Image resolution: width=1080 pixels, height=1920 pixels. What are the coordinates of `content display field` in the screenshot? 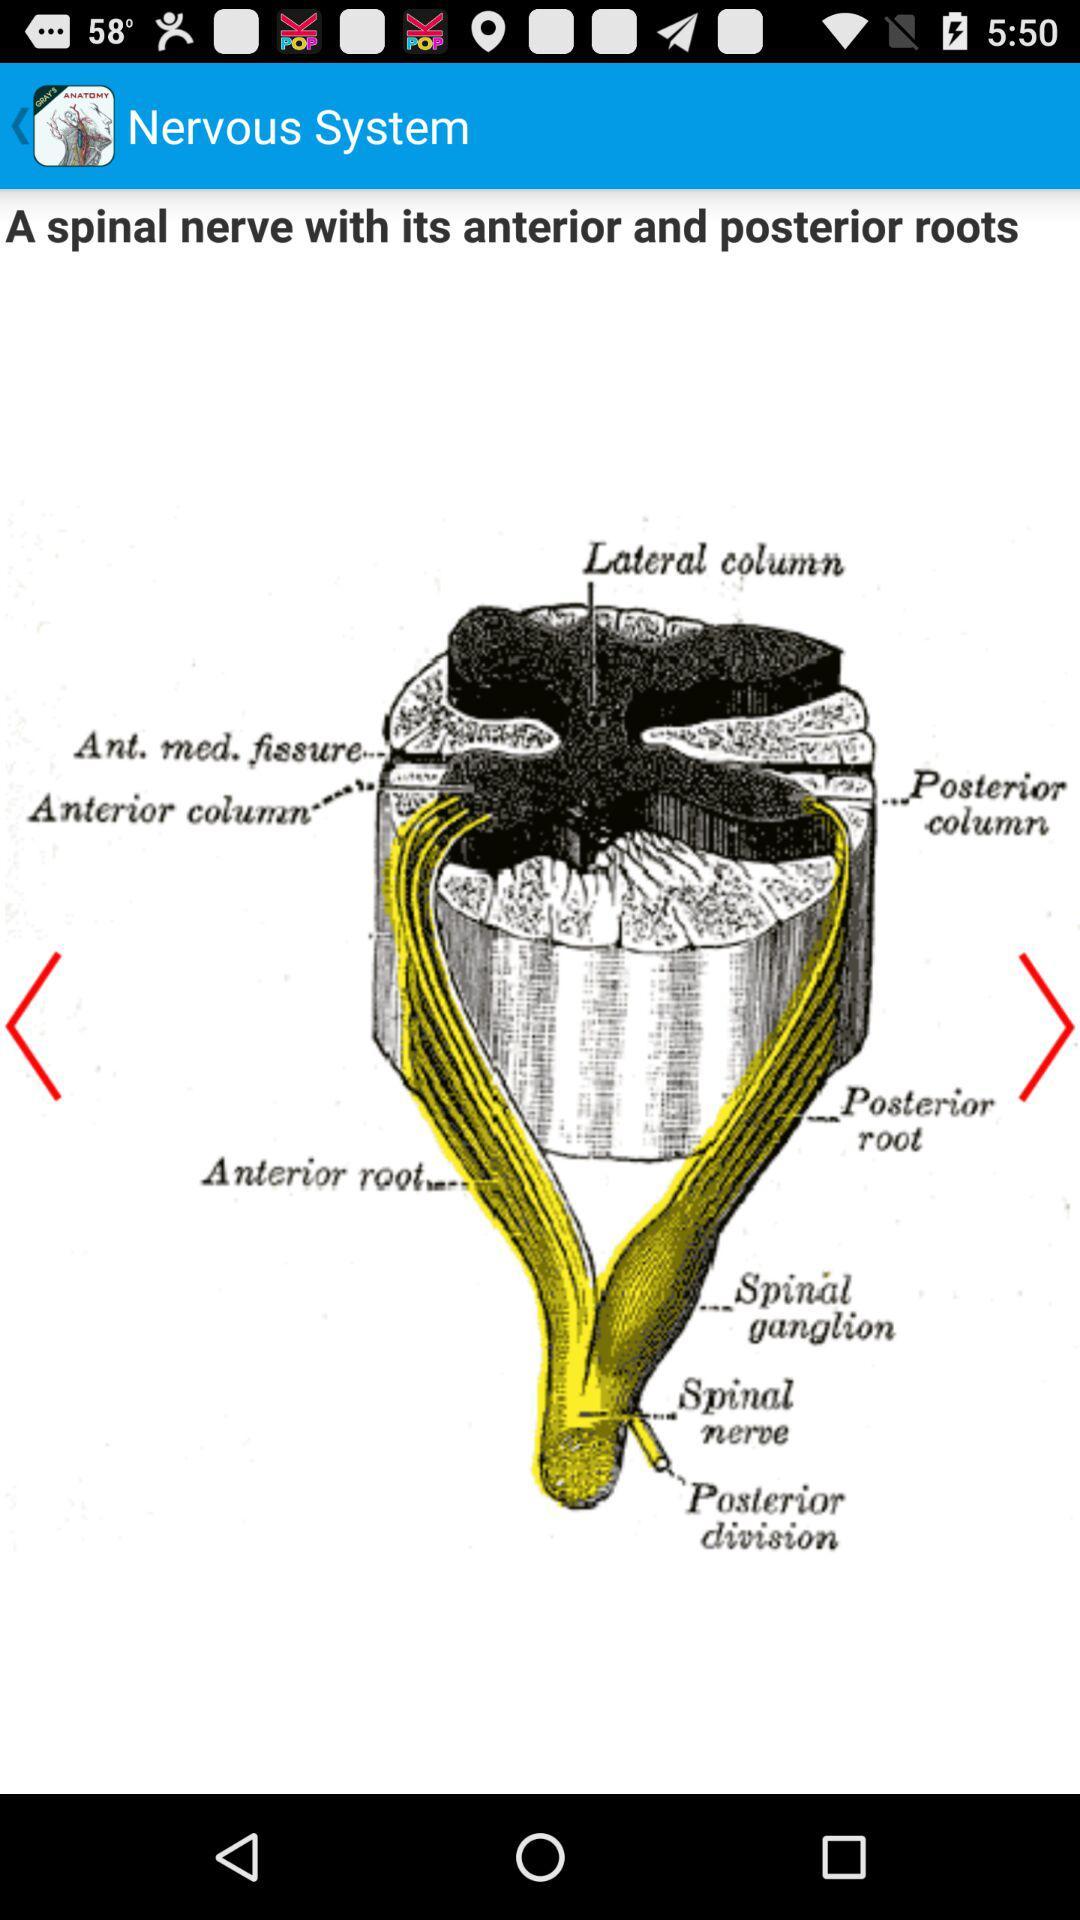 It's located at (540, 1027).